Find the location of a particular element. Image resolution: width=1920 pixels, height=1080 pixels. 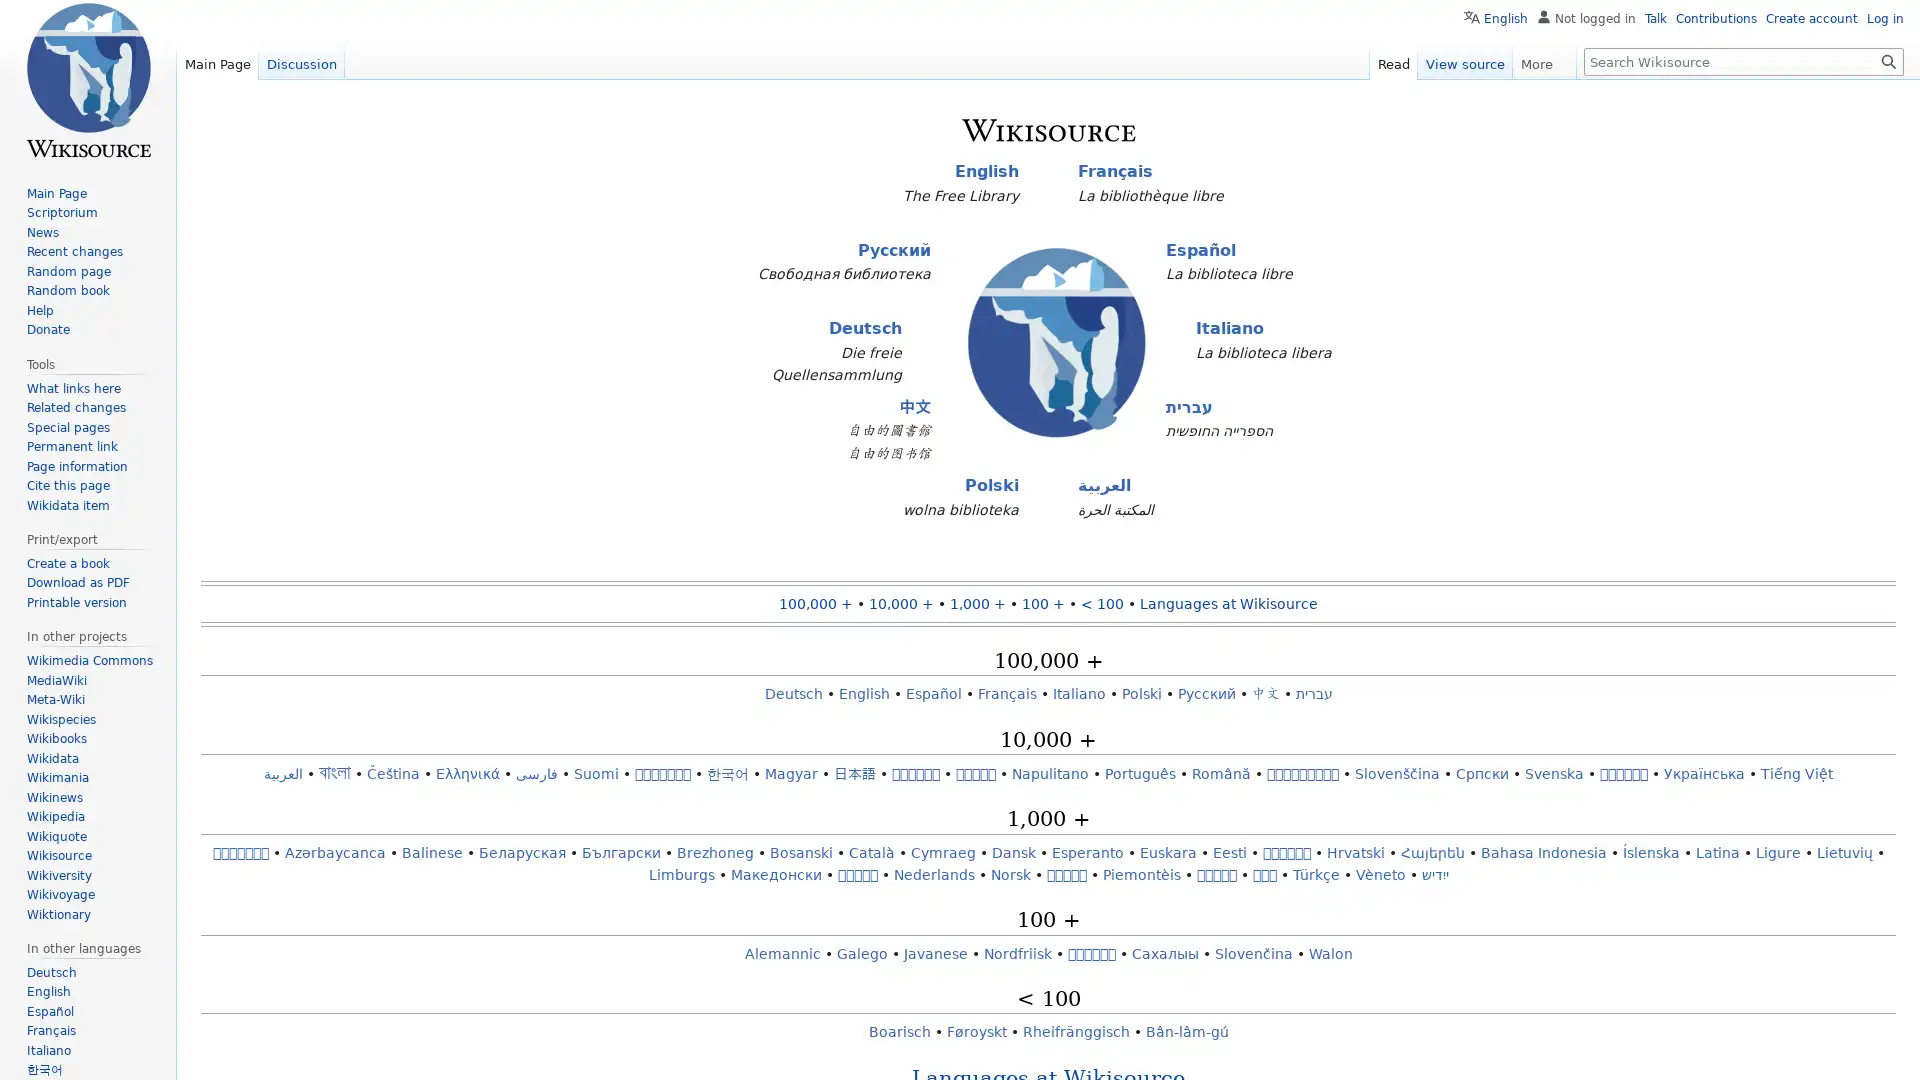

Search is located at coordinates (1888, 60).